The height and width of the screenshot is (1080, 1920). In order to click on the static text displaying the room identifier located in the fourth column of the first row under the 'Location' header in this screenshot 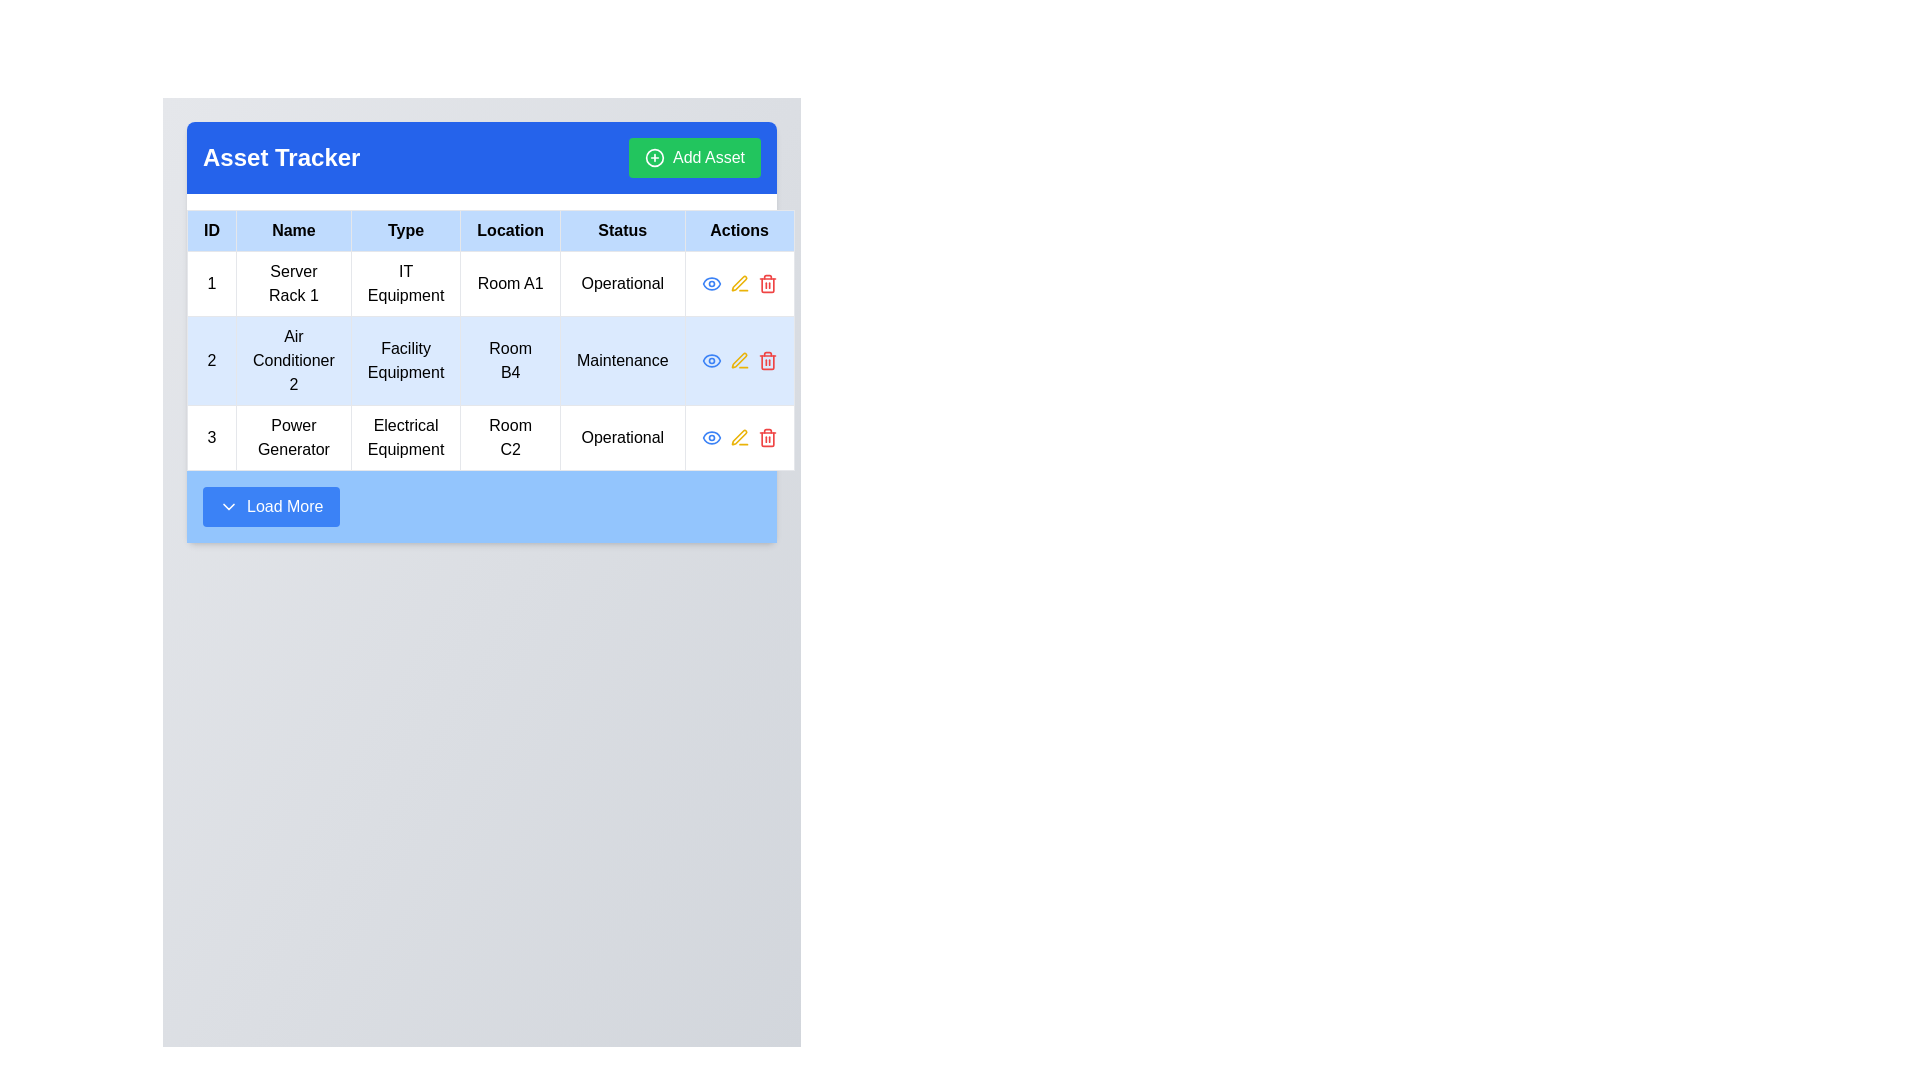, I will do `click(510, 284)`.